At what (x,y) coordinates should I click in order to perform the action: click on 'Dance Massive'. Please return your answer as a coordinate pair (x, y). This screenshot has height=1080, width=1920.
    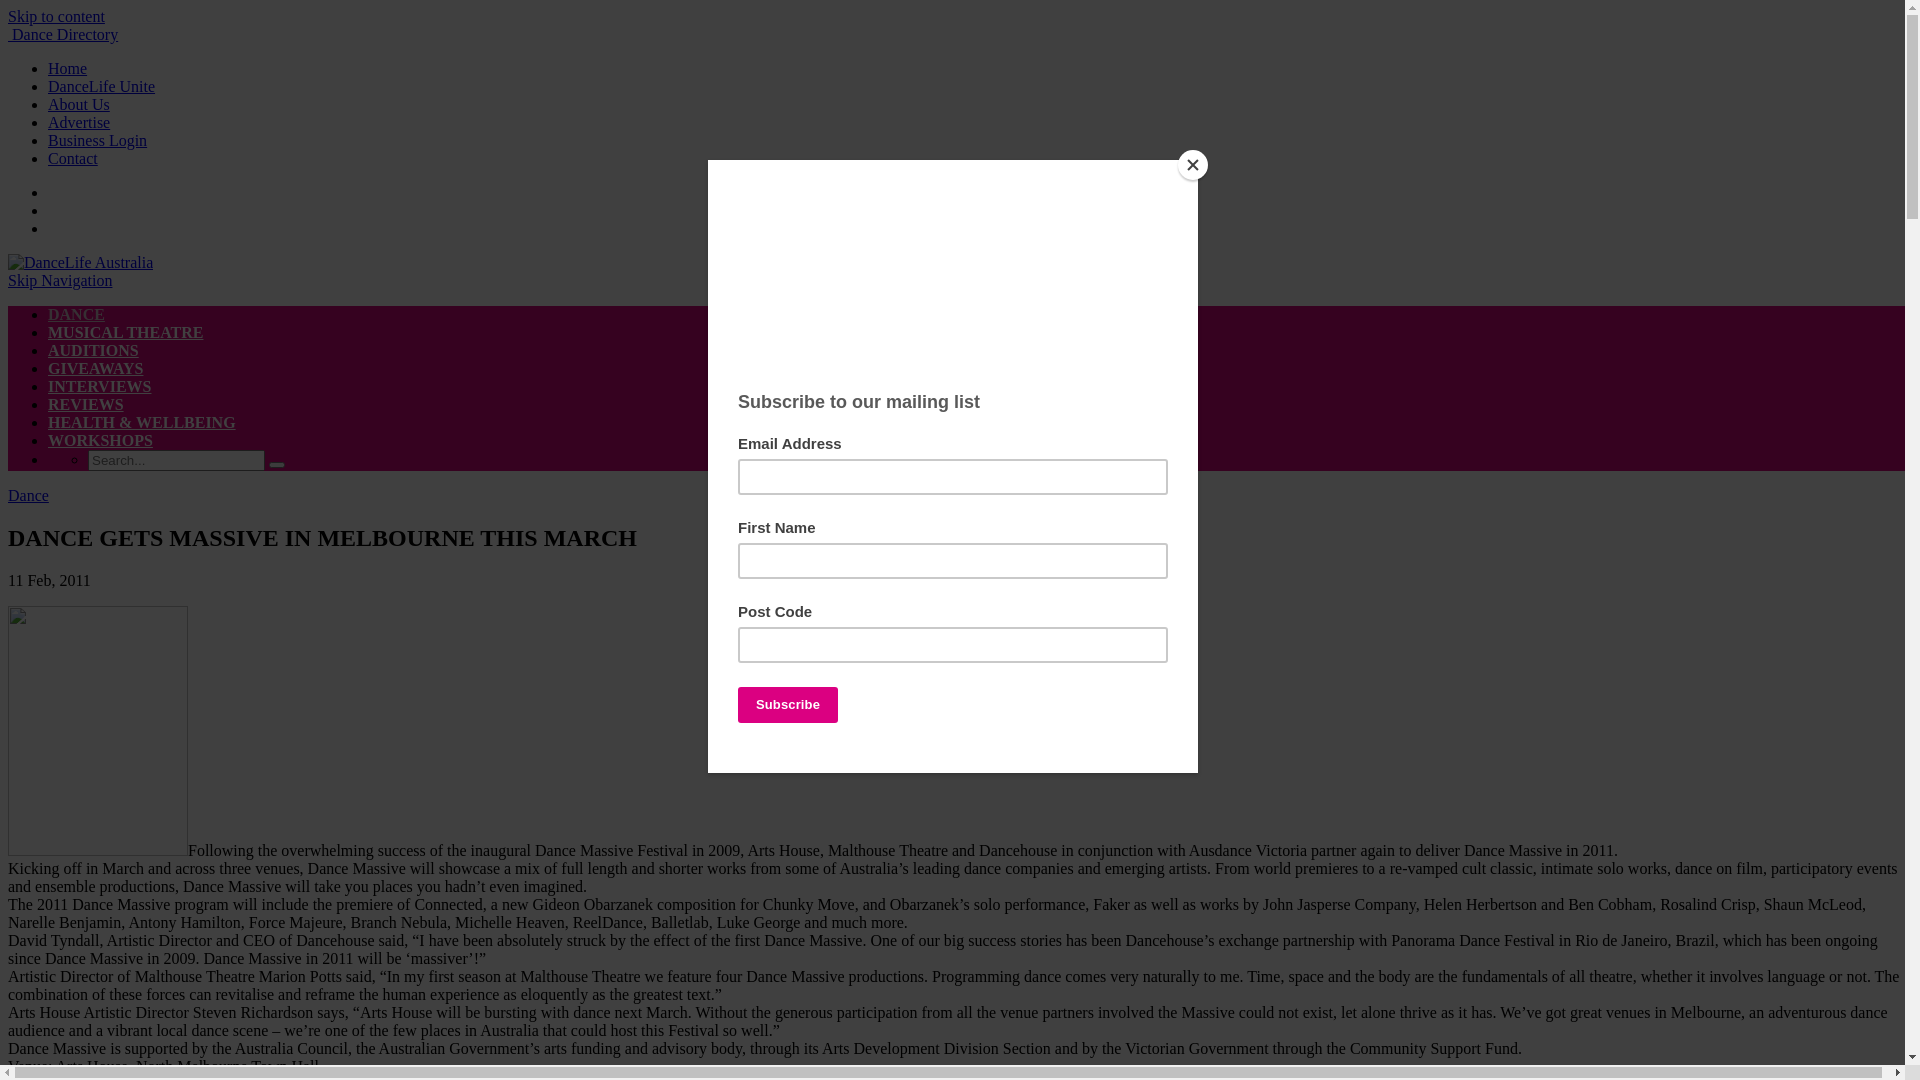
    Looking at the image, I should click on (96, 731).